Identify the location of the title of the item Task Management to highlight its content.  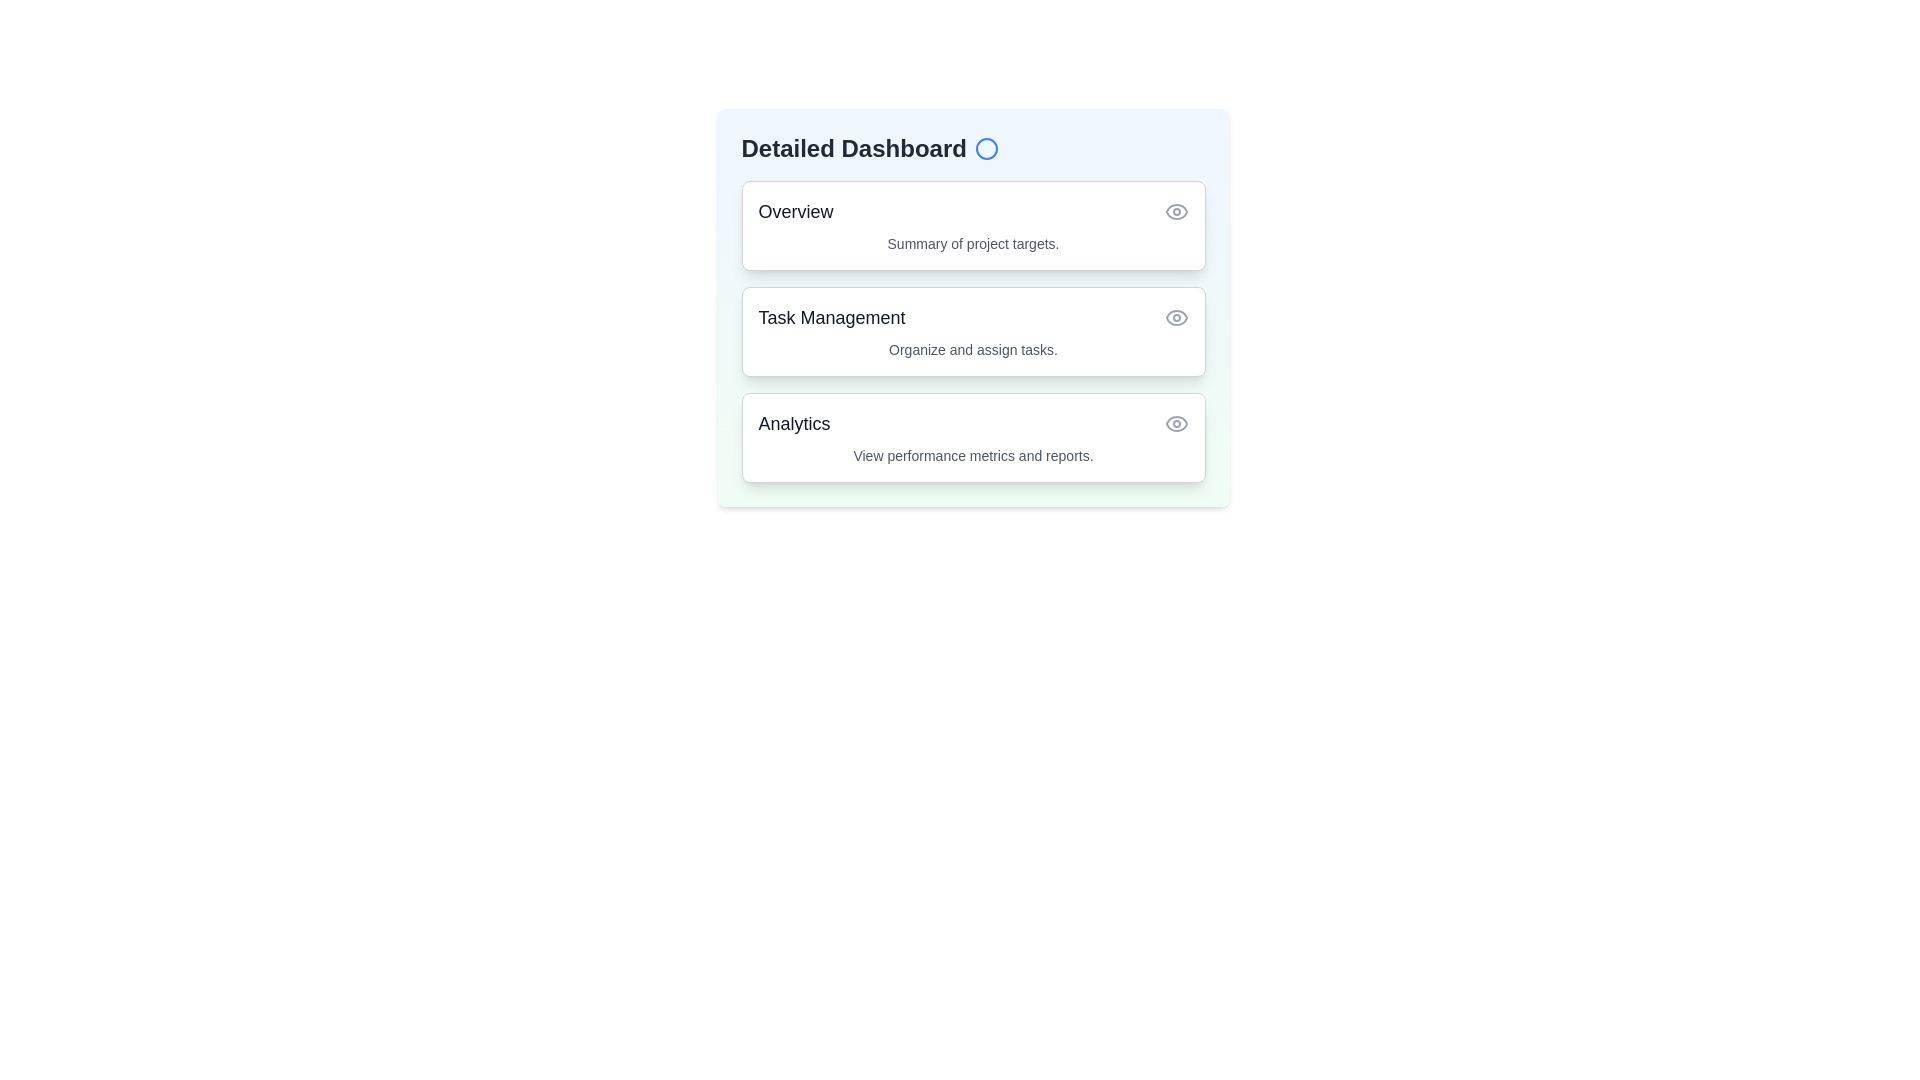
(831, 316).